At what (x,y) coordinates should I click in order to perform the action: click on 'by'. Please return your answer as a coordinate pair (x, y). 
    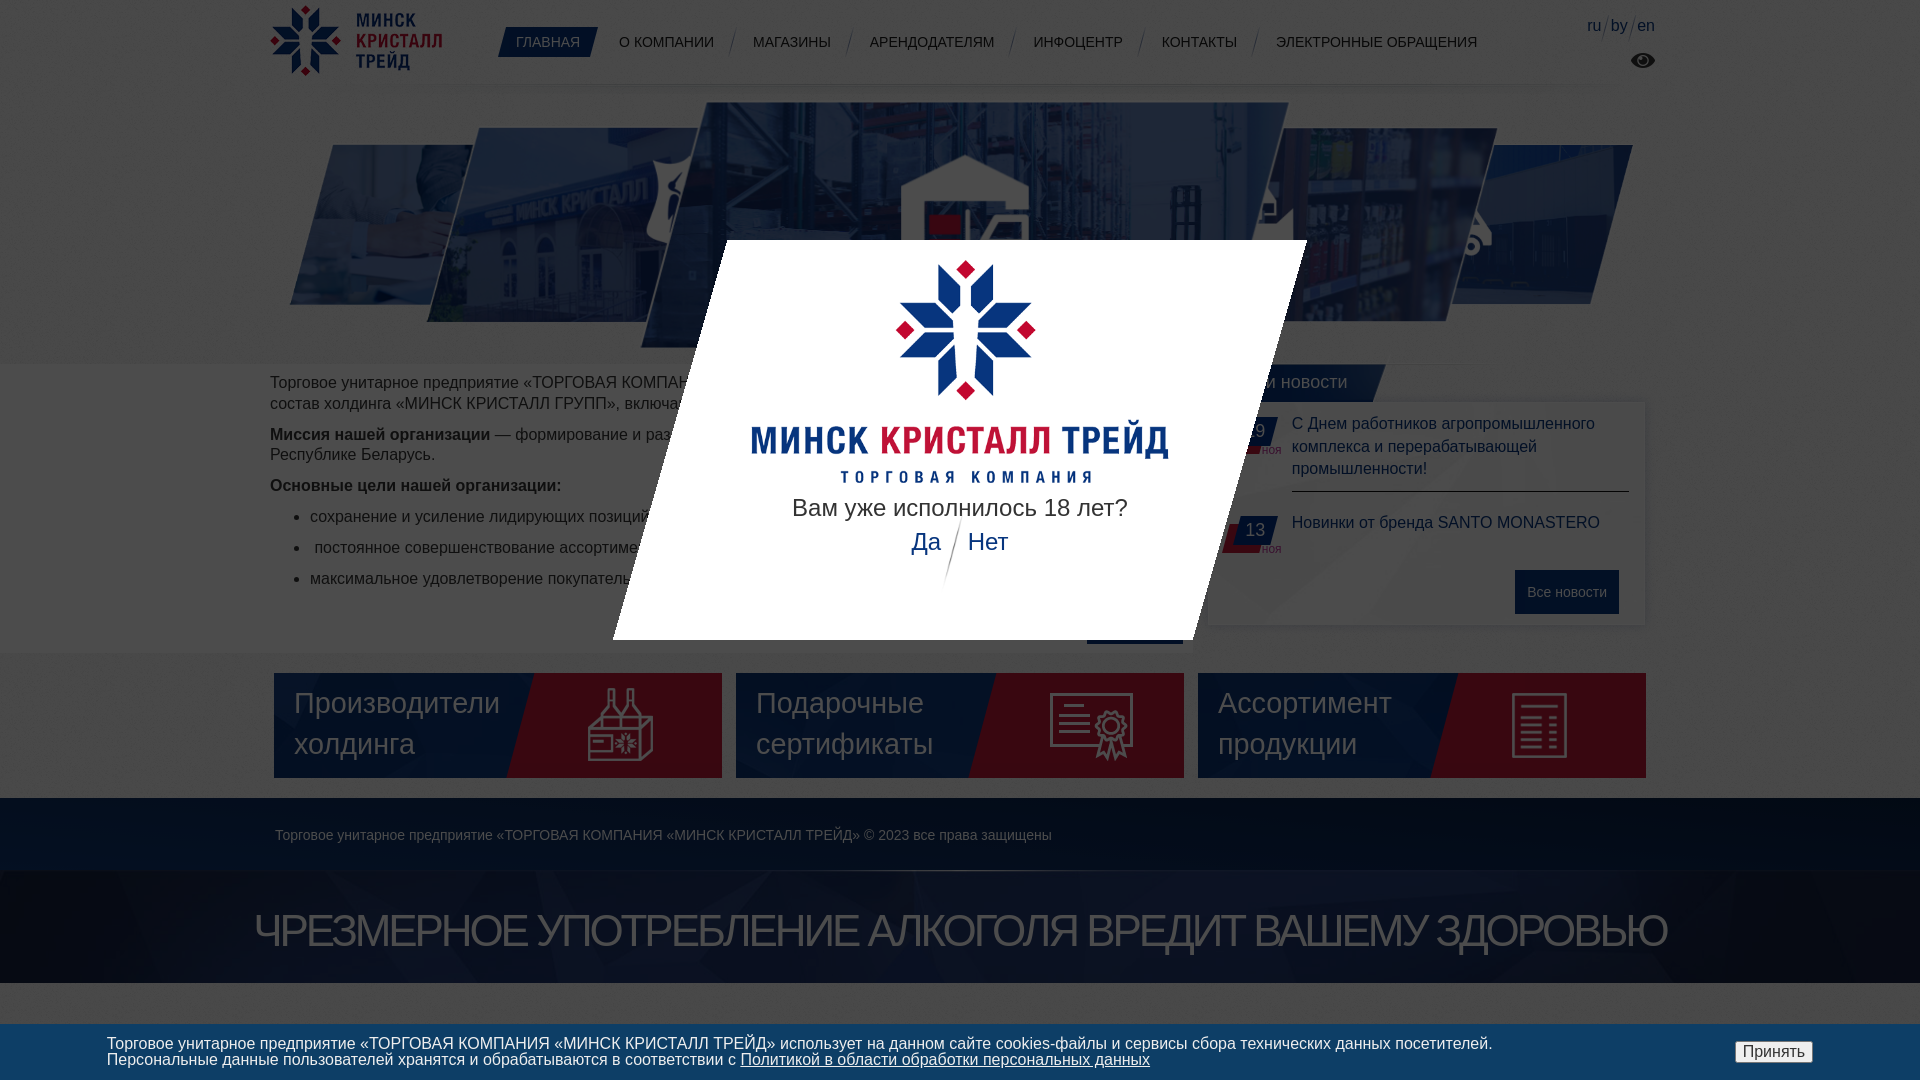
    Looking at the image, I should click on (1619, 25).